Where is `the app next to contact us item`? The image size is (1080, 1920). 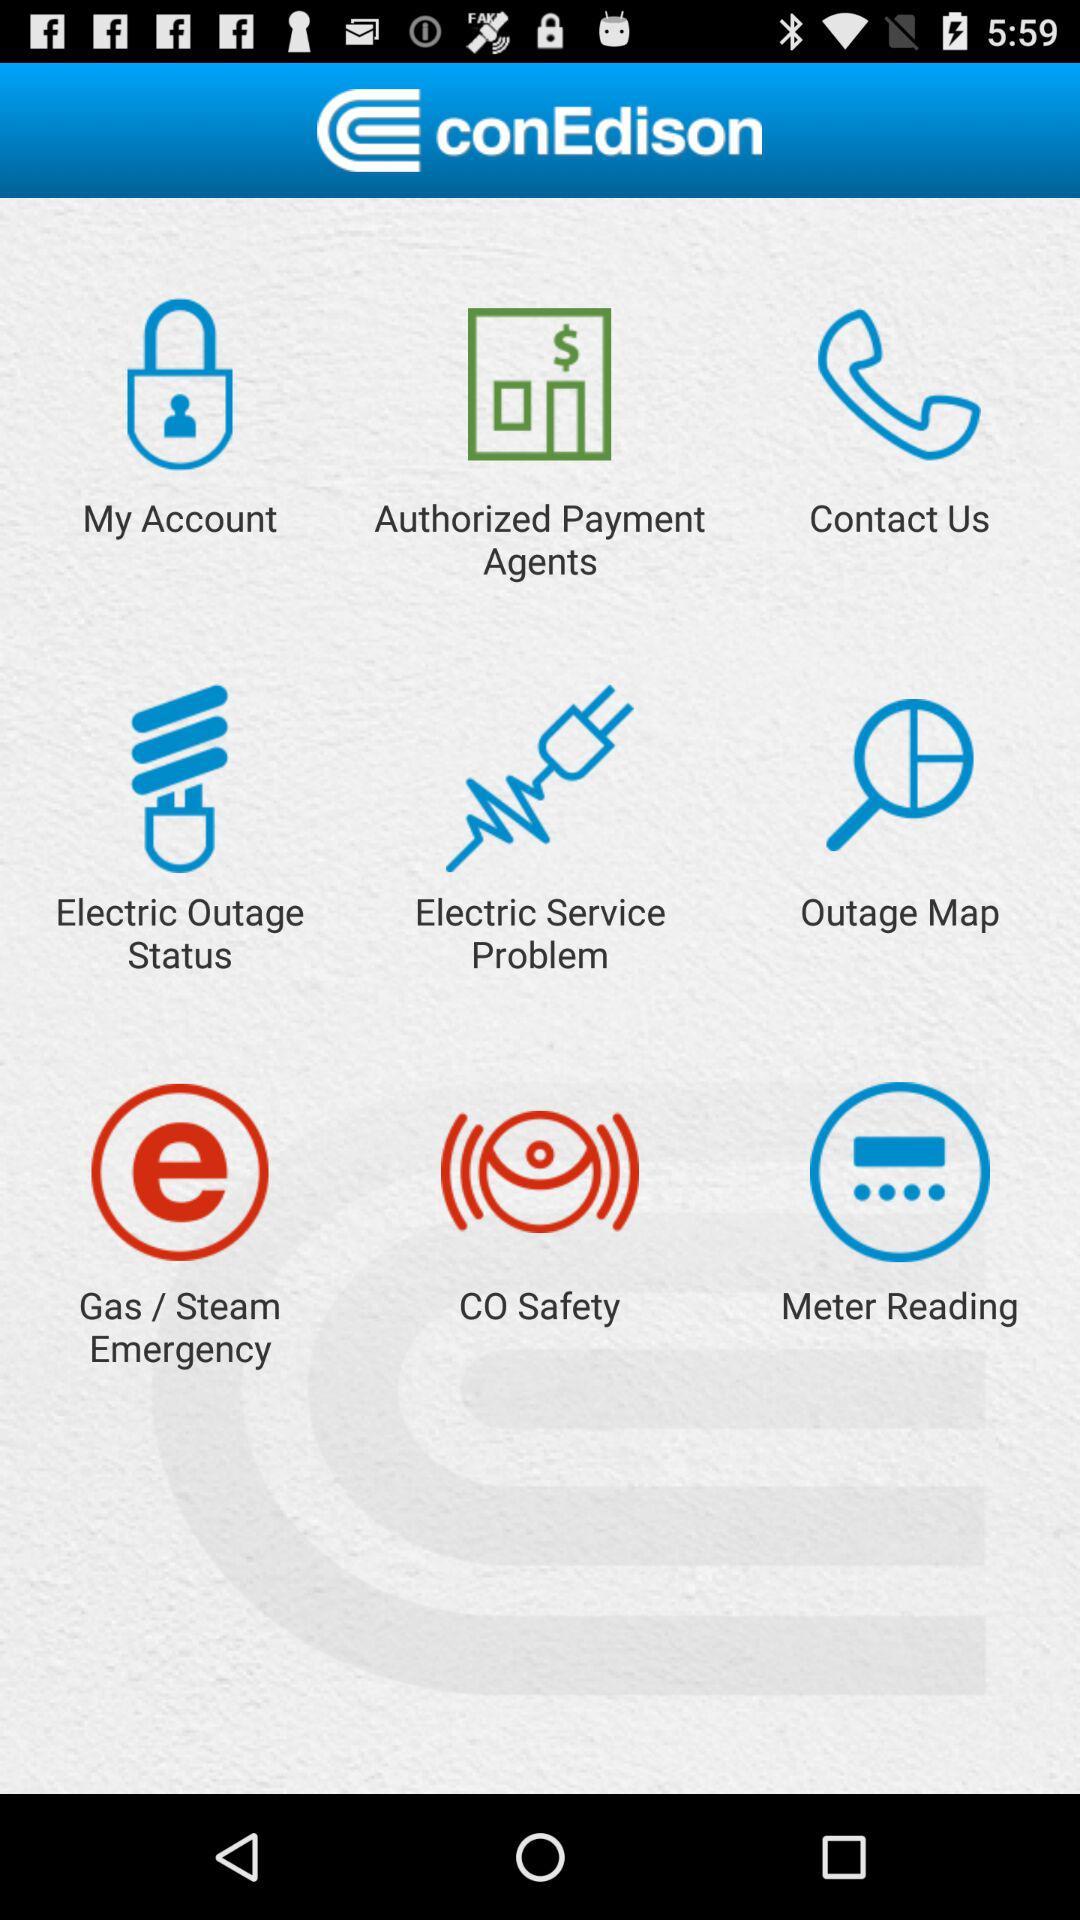 the app next to contact us item is located at coordinates (538, 384).